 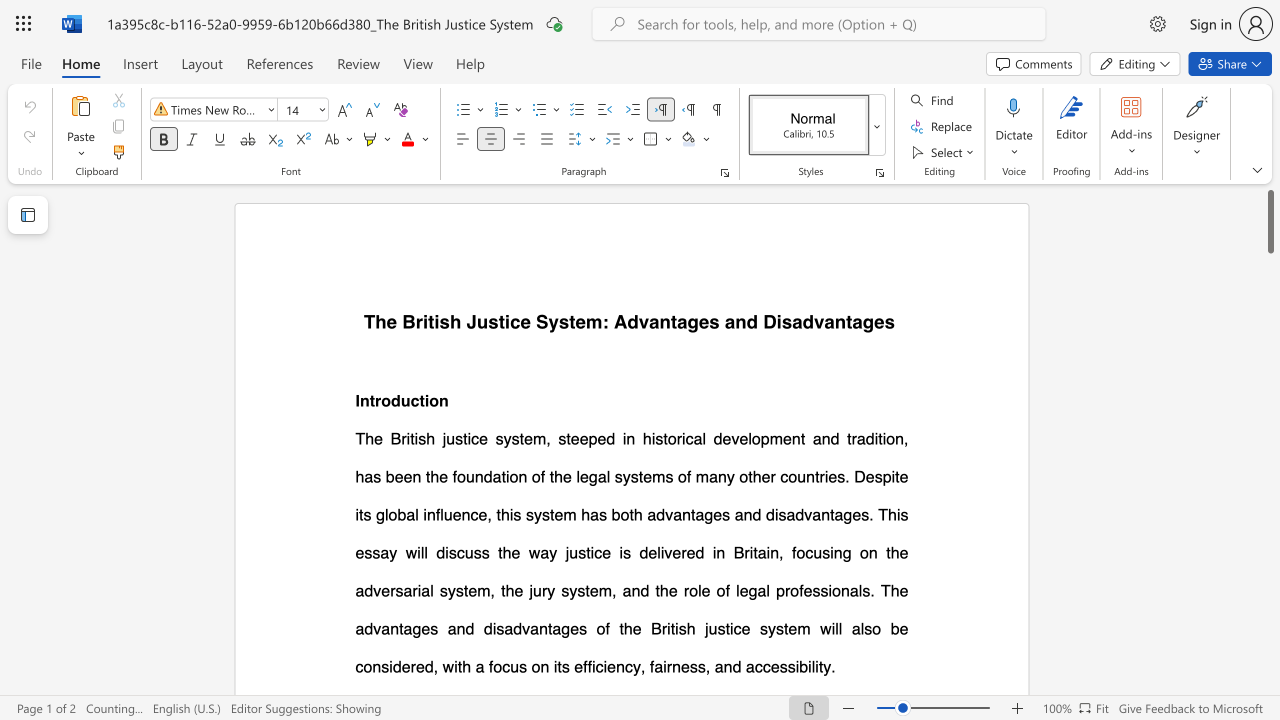 I want to click on the scrollbar on the right side to scroll the page down, so click(x=1269, y=408).